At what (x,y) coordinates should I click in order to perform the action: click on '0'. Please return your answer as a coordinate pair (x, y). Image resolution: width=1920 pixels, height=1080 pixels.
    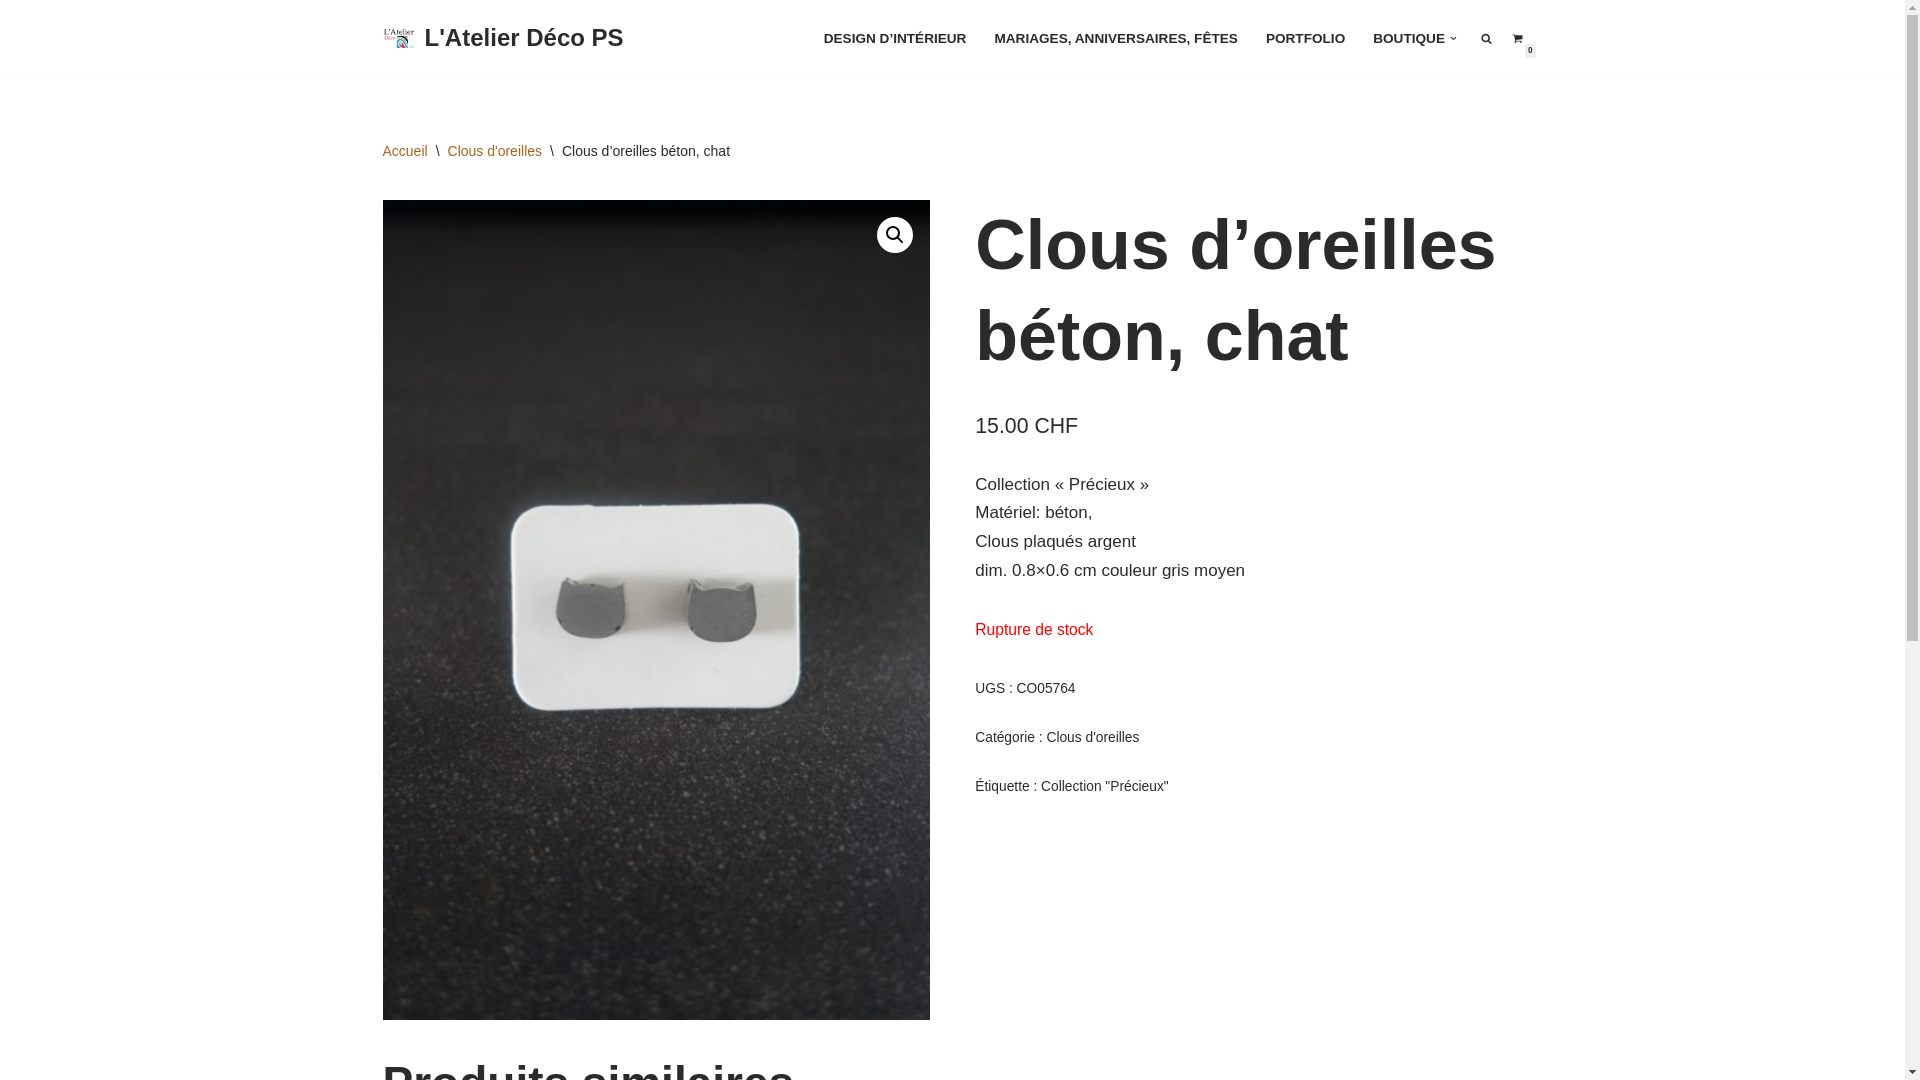
    Looking at the image, I should click on (1512, 38).